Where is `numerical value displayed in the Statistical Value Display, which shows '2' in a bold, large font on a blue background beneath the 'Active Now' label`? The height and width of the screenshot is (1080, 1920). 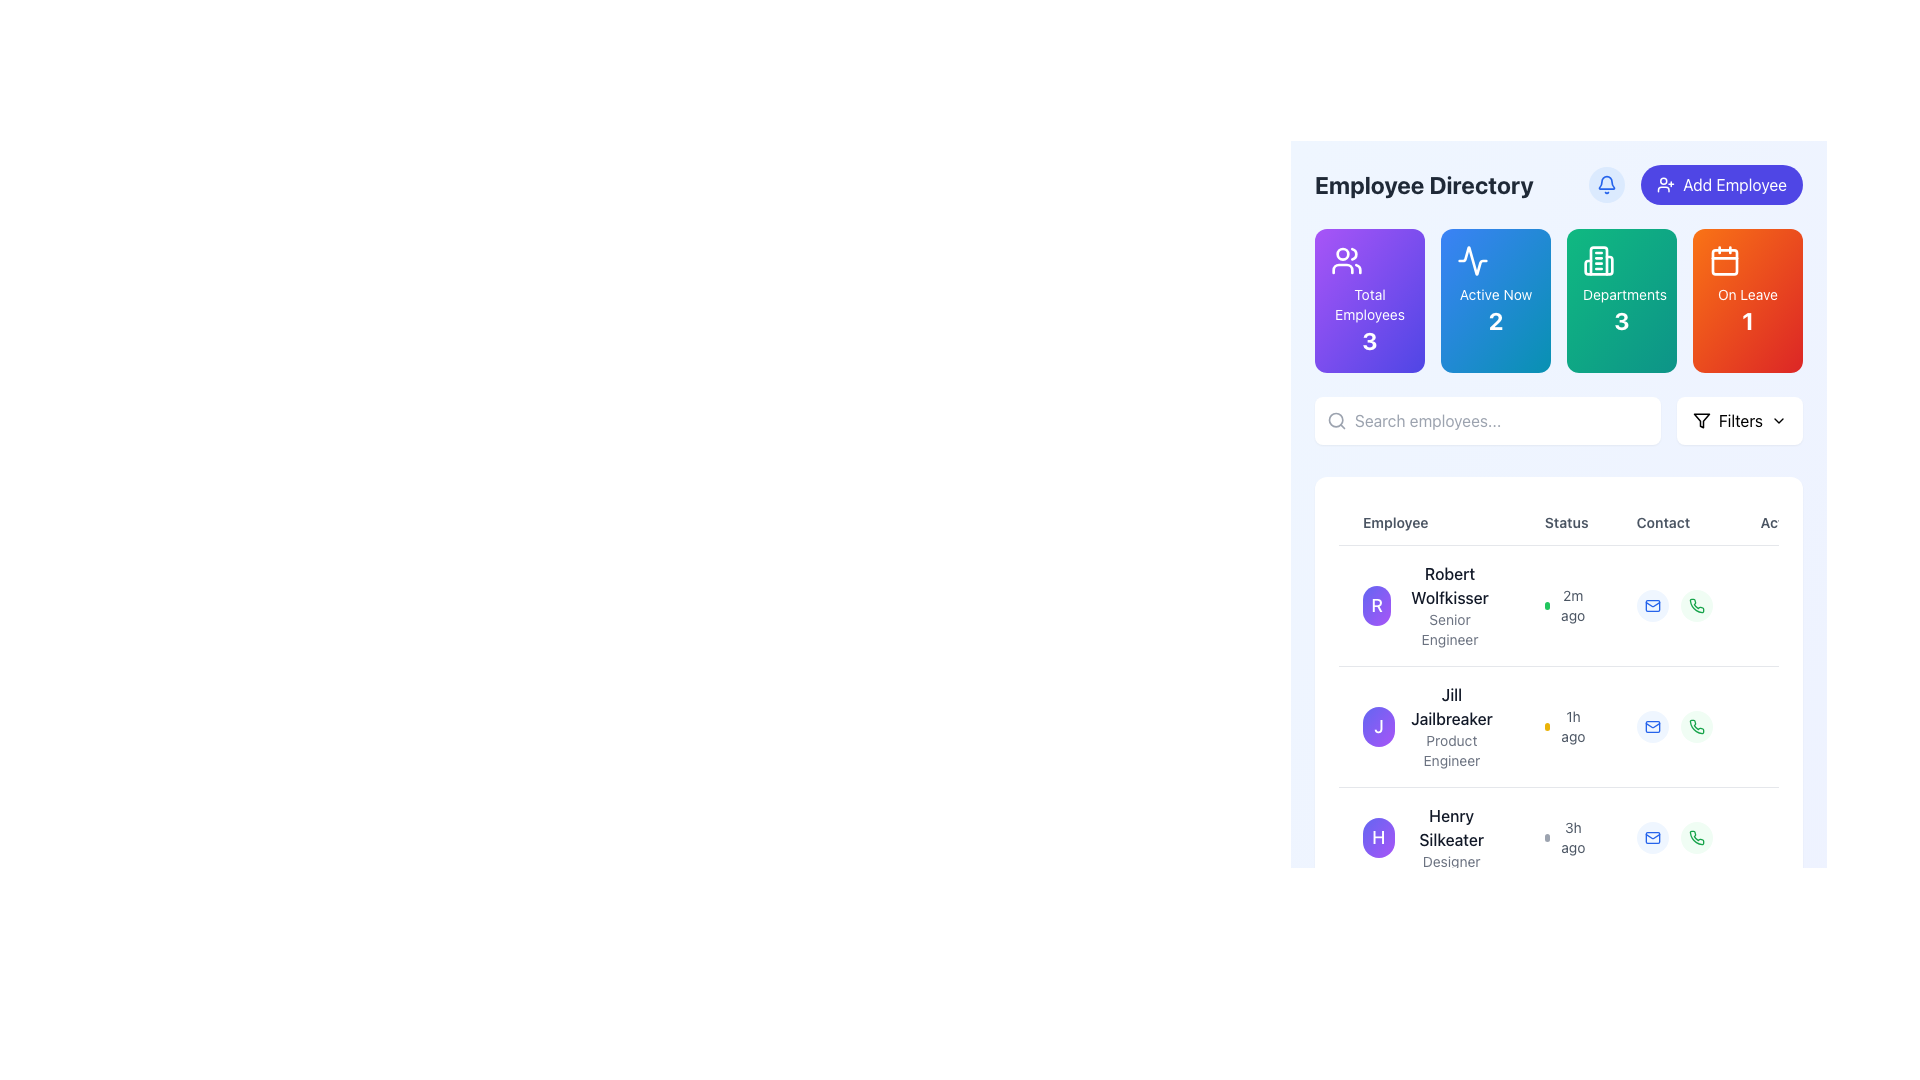 numerical value displayed in the Statistical Value Display, which shows '2' in a bold, large font on a blue background beneath the 'Active Now' label is located at coordinates (1496, 319).